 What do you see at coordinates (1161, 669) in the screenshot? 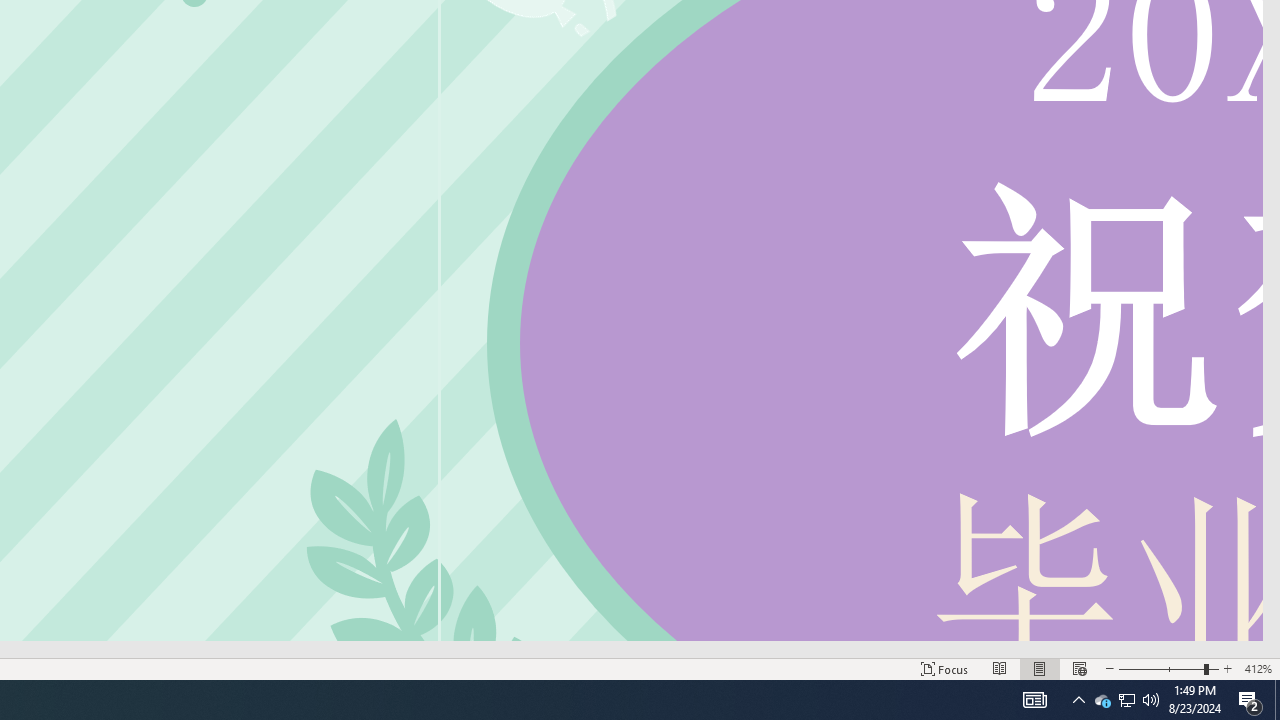
I see `'Zoom Out'` at bounding box center [1161, 669].